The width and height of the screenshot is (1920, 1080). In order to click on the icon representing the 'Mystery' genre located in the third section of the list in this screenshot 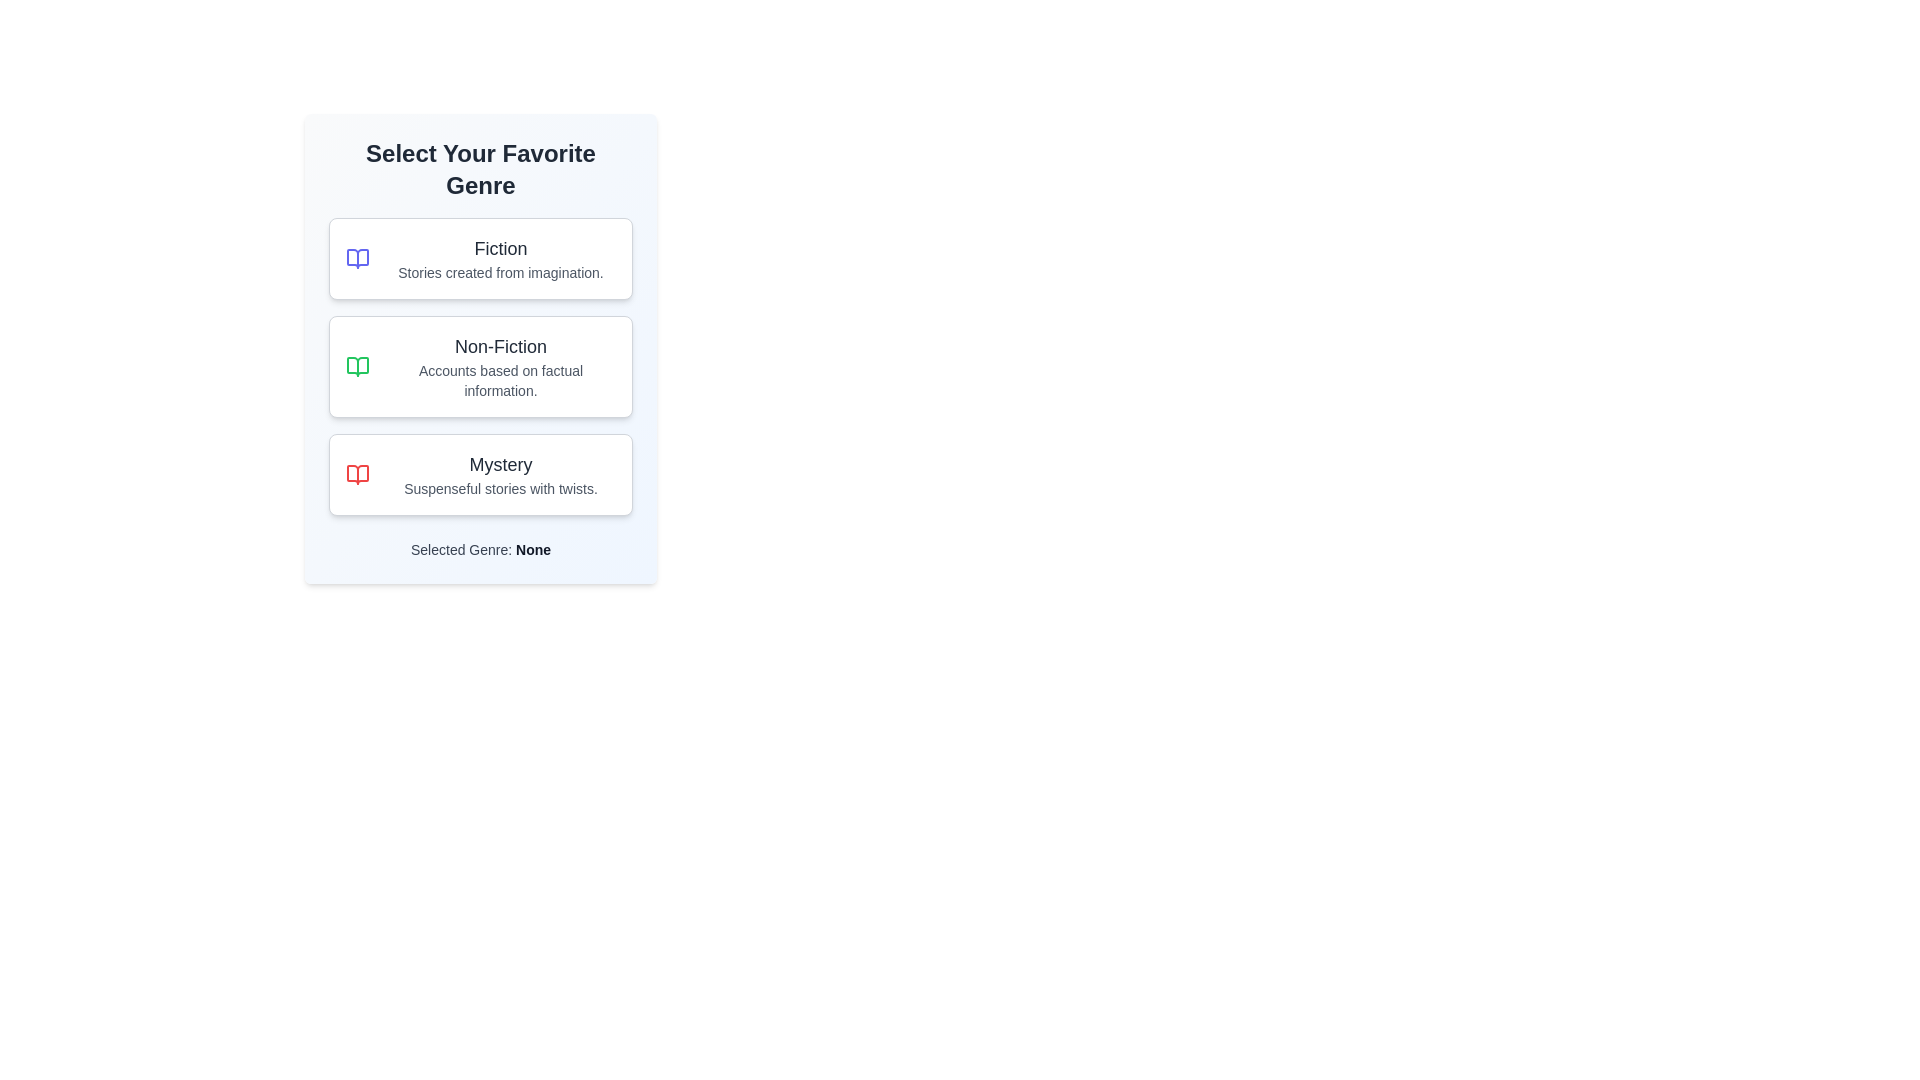, I will do `click(358, 474)`.